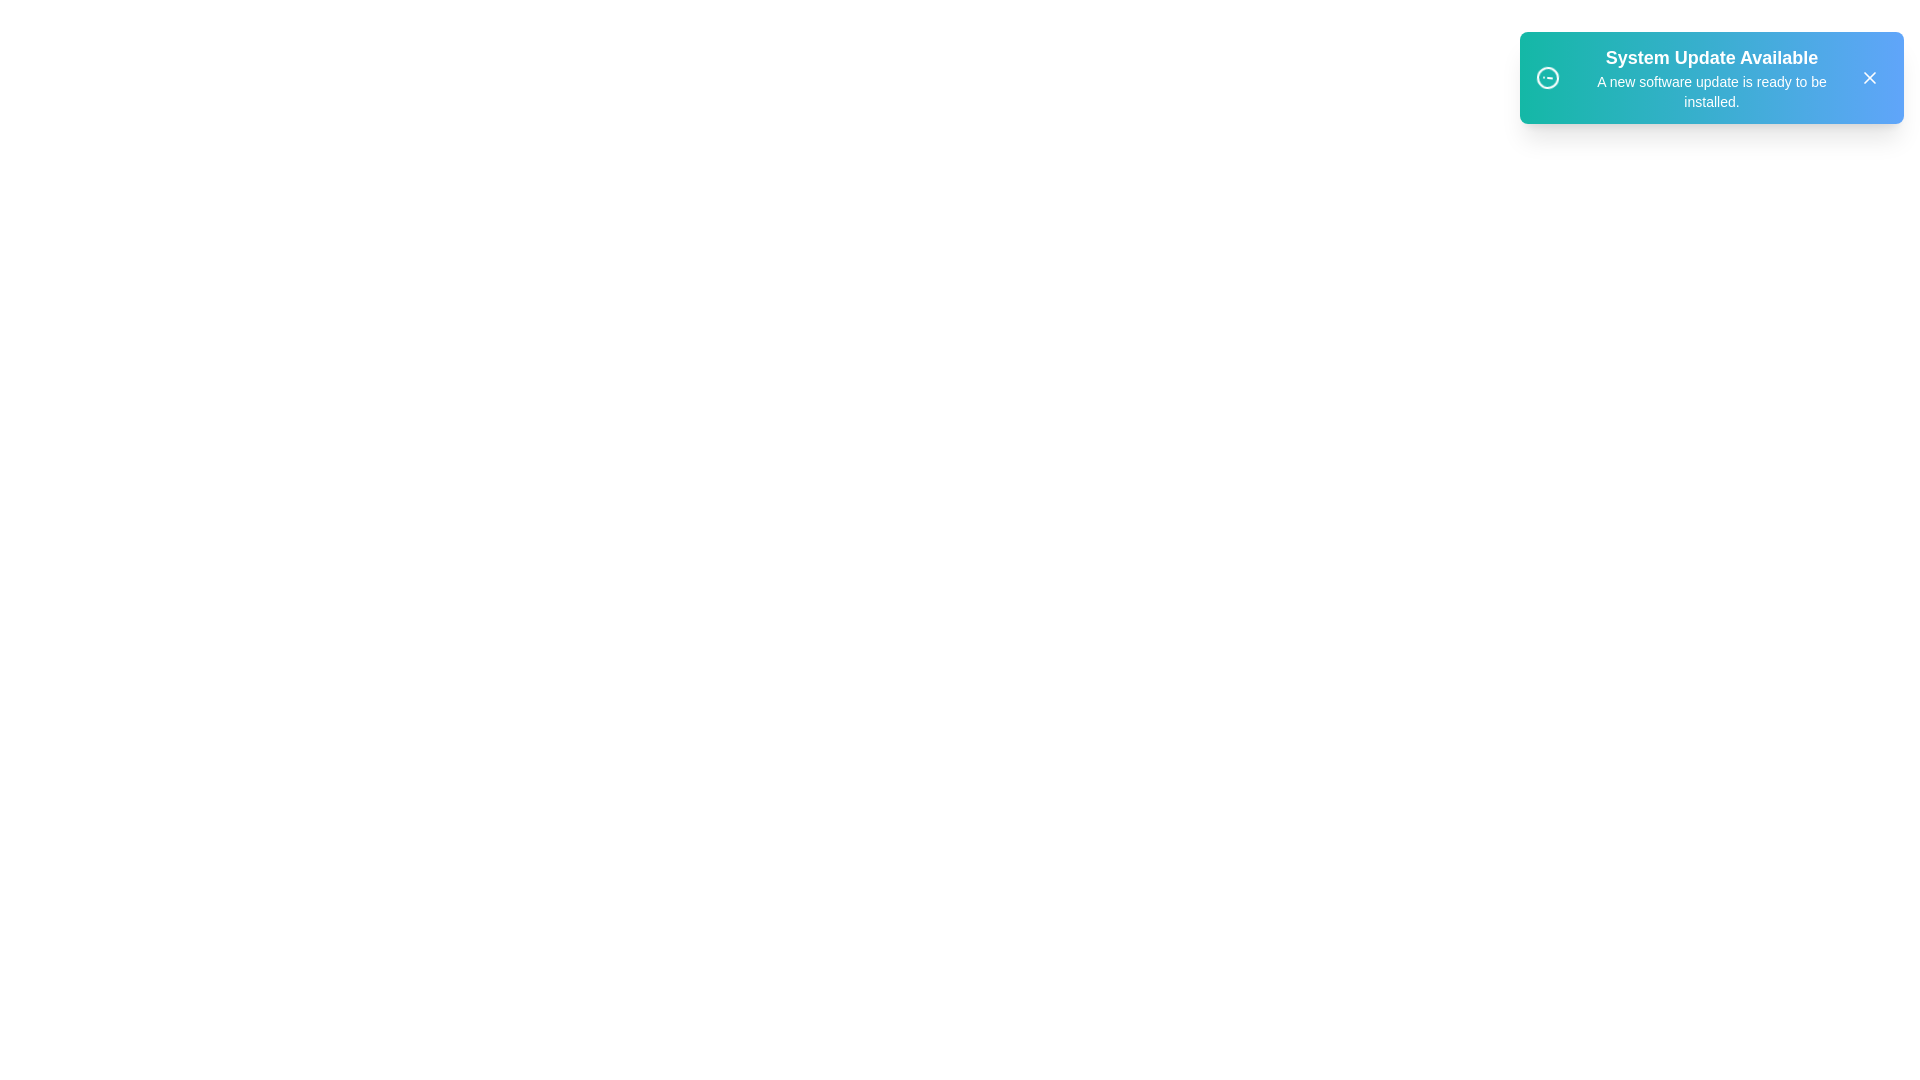 The image size is (1920, 1080). Describe the element at coordinates (1869, 76) in the screenshot. I see `the close button to dismiss the snackbar` at that location.